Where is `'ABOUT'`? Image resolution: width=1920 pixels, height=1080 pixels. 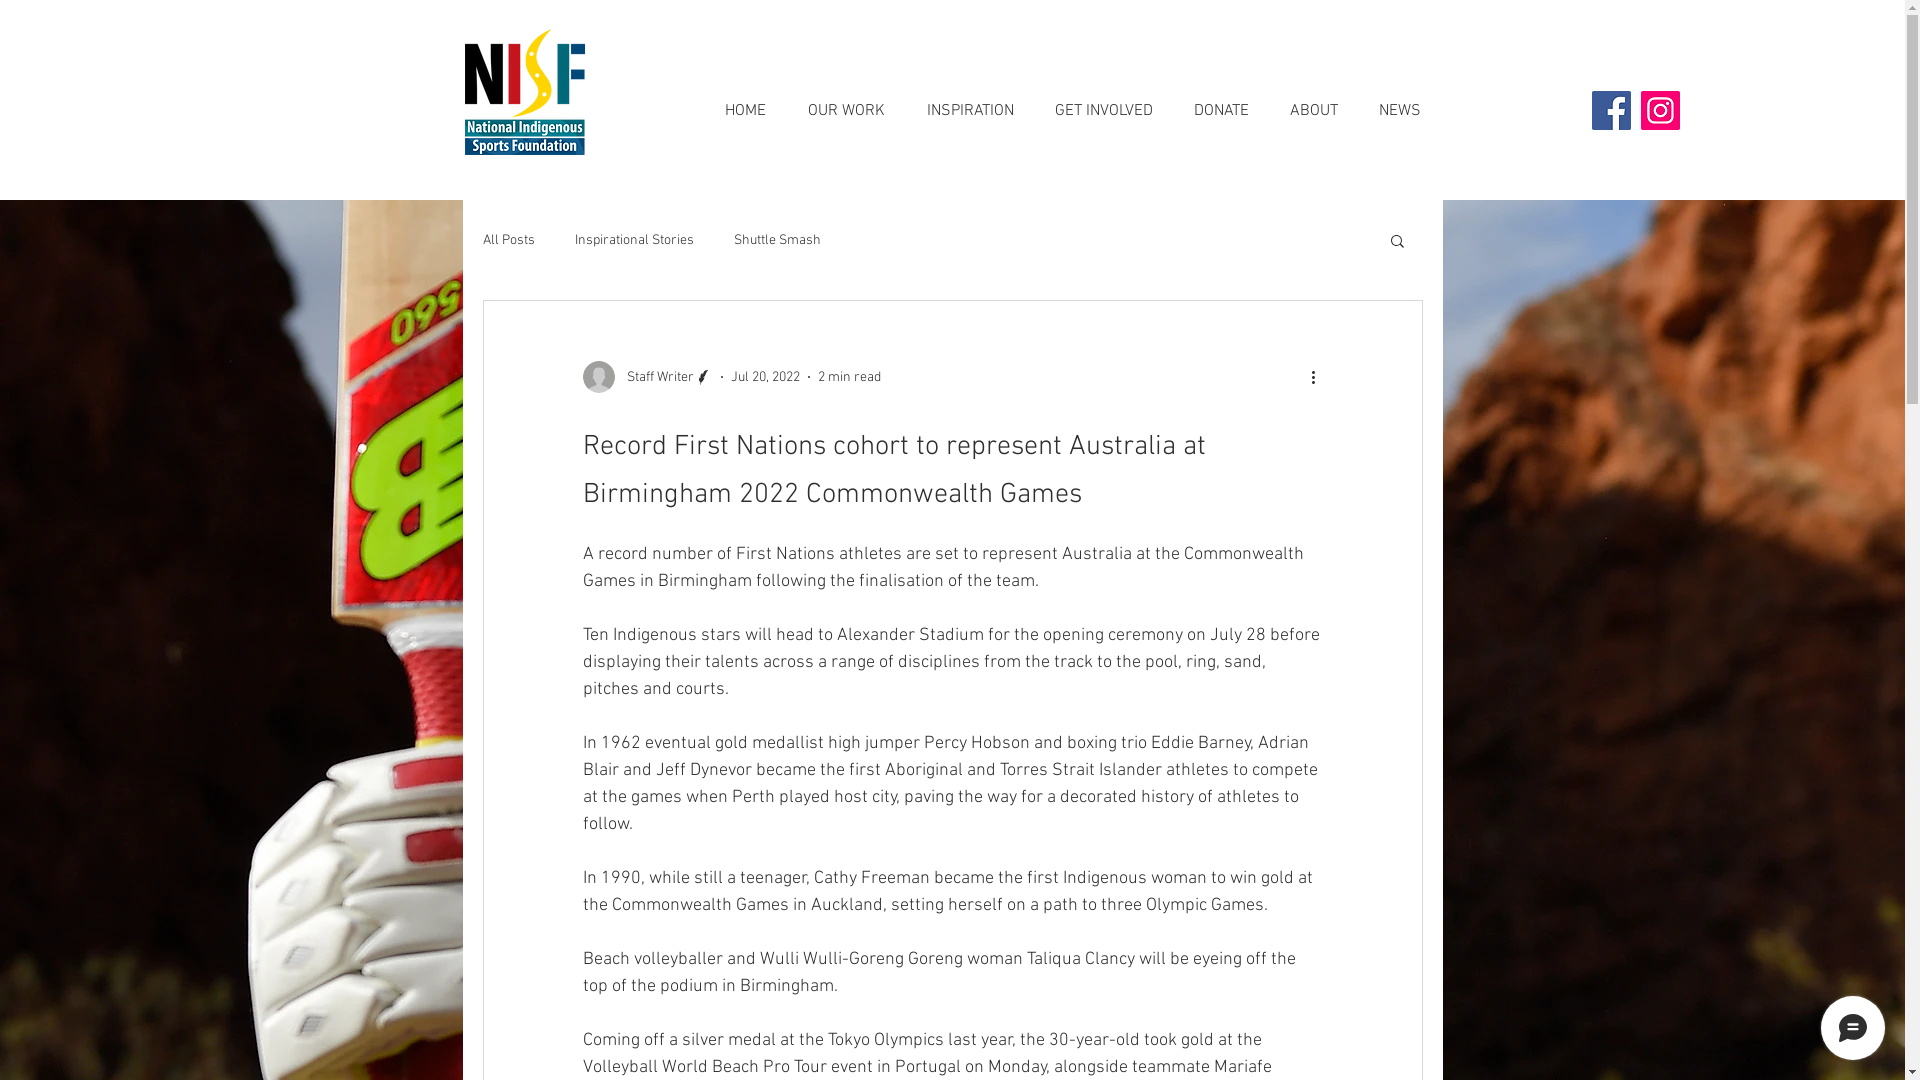
'ABOUT' is located at coordinates (1314, 102).